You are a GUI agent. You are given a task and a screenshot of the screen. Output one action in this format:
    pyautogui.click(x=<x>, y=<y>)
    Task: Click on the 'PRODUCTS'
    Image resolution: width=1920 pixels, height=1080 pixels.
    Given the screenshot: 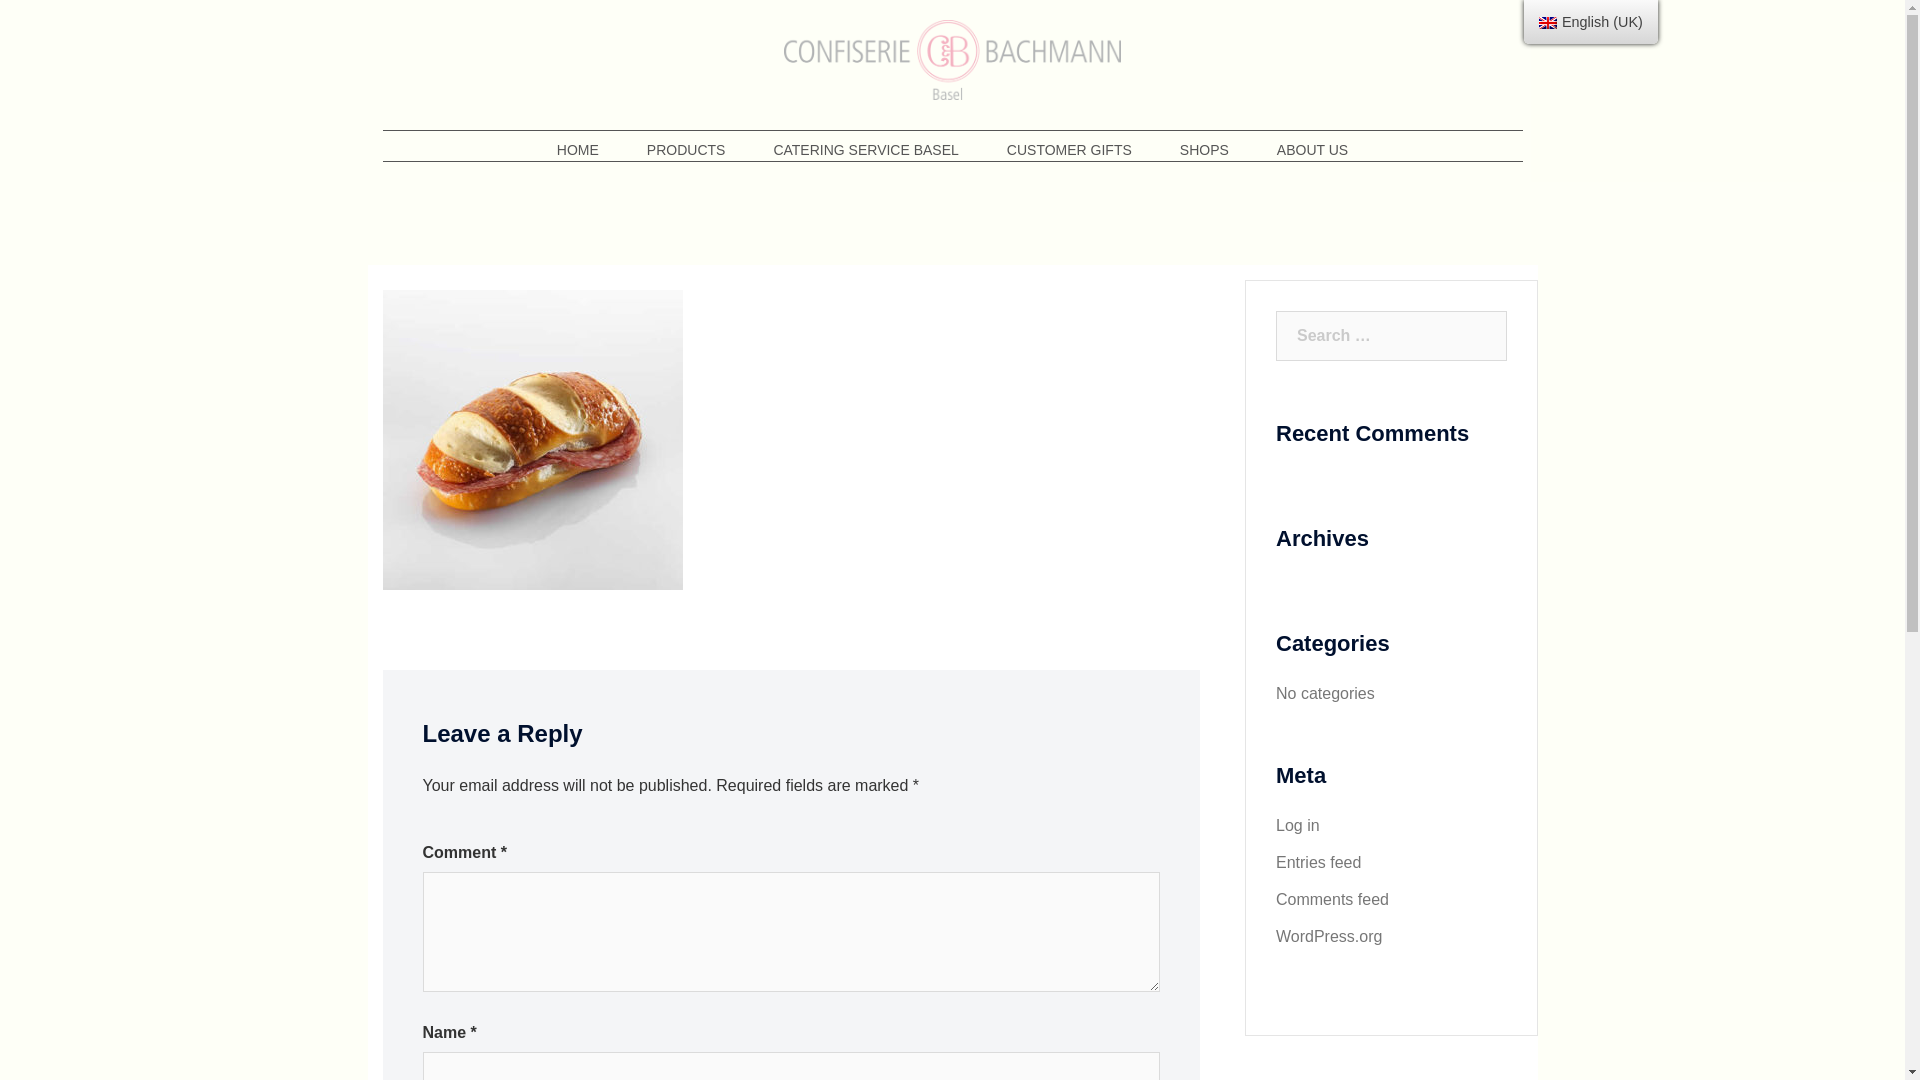 What is the action you would take?
    pyautogui.click(x=686, y=149)
    